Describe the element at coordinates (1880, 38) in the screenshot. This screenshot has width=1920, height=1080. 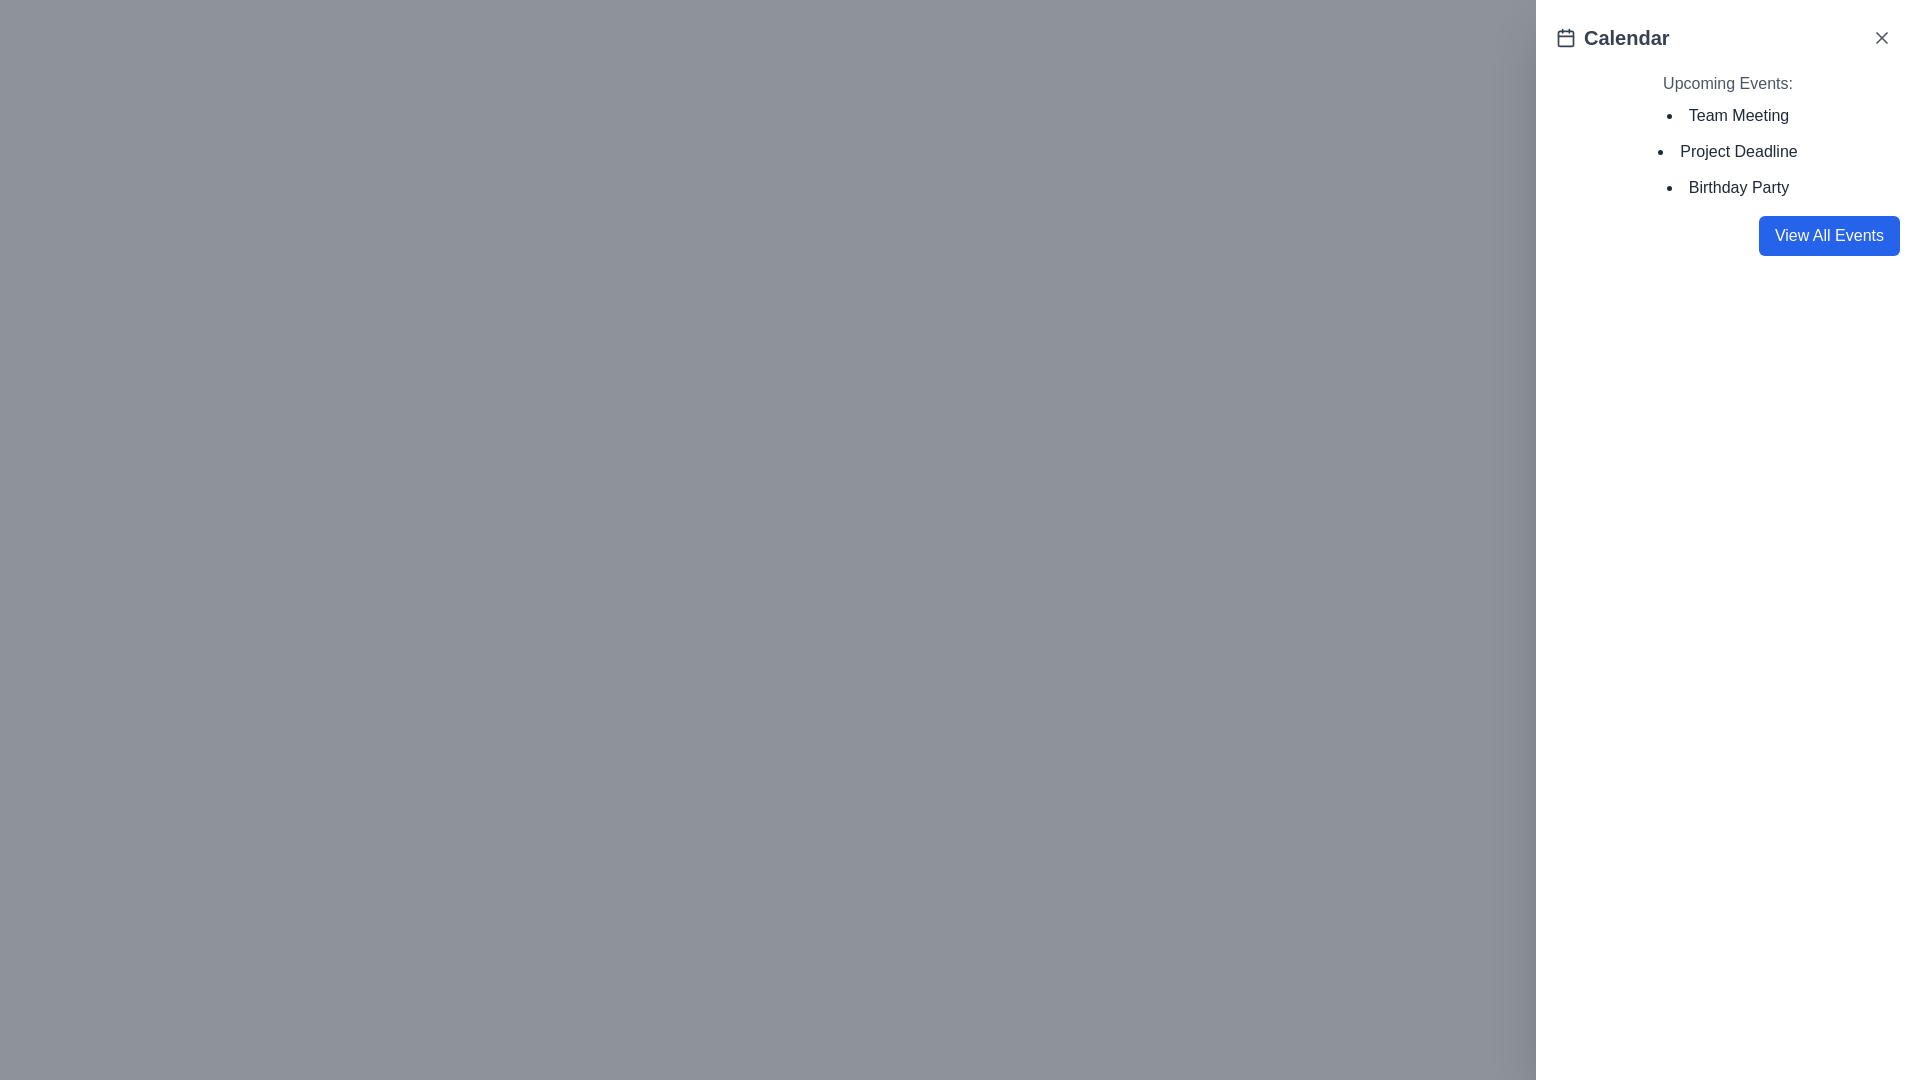
I see `the gray cross icon button located at the top-right corner of the calendar section` at that location.